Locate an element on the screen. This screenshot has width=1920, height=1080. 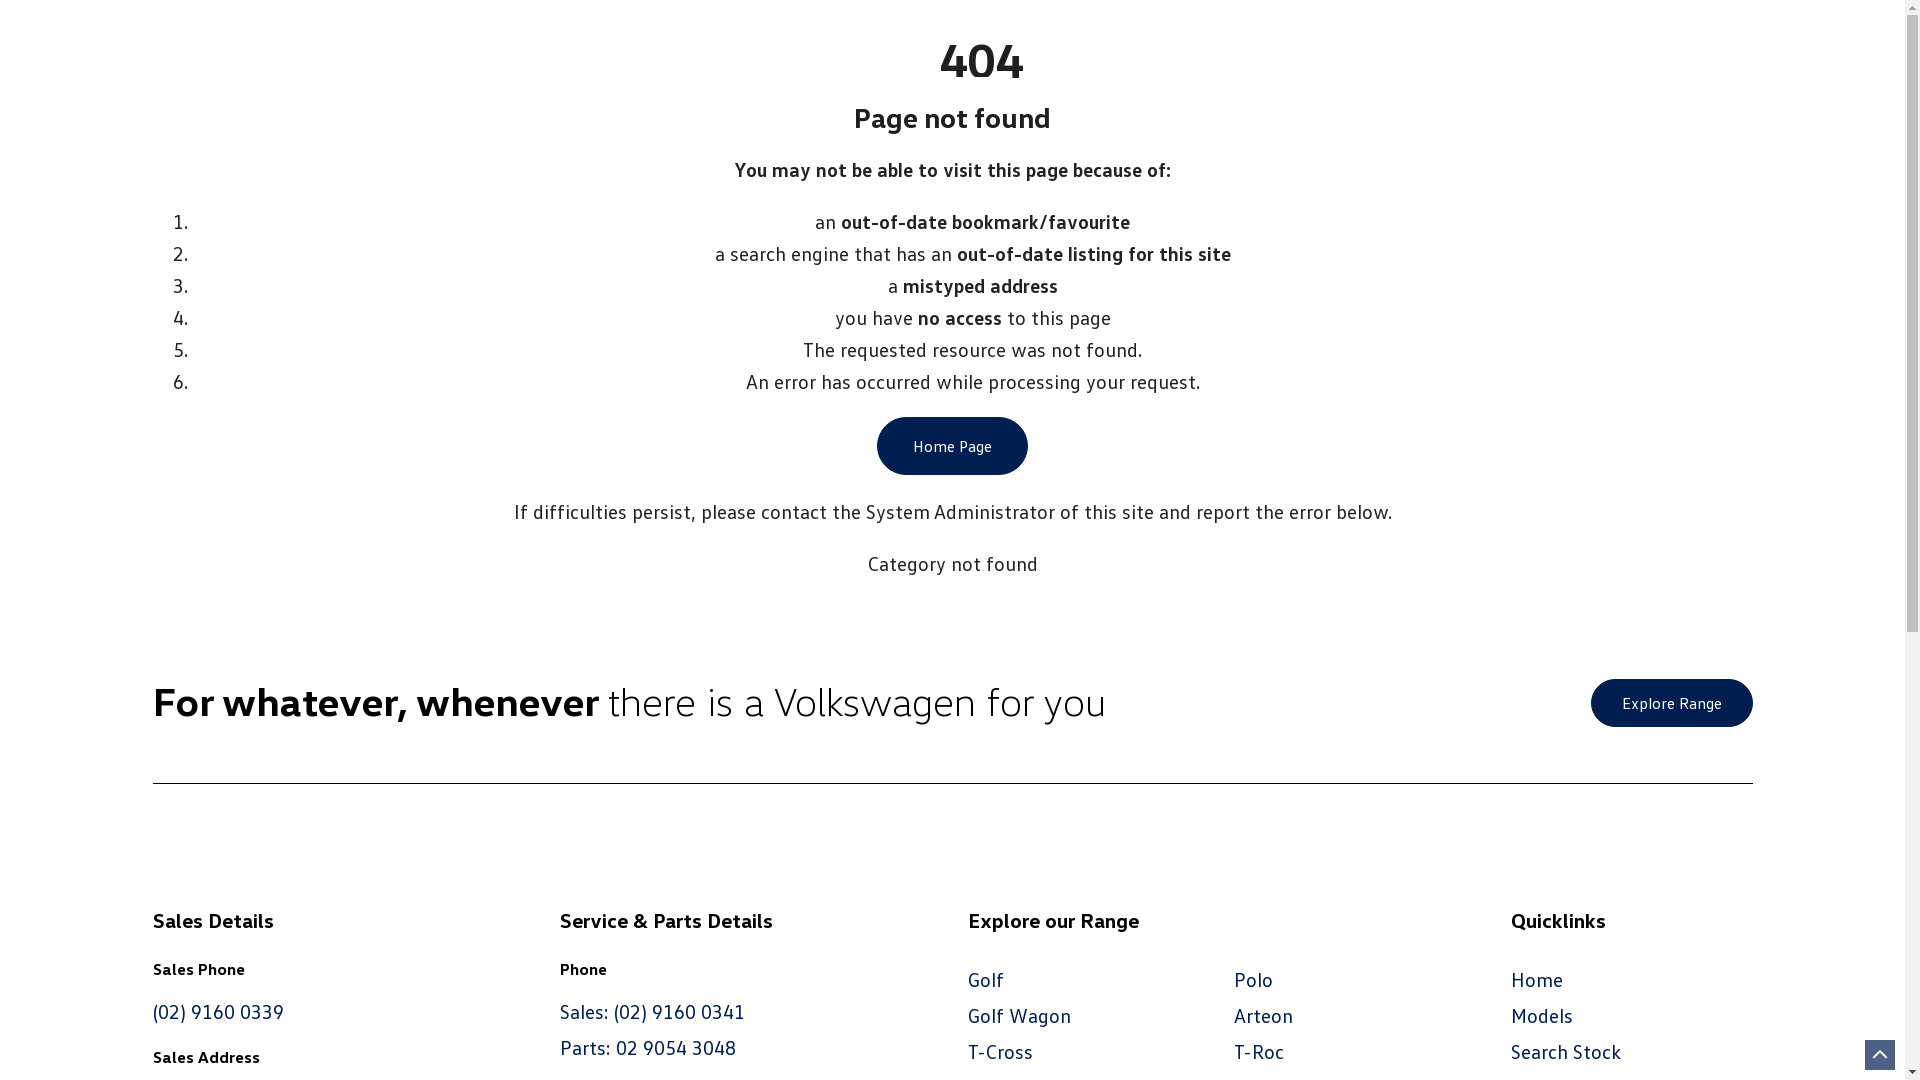
'Parts: 02 9054 3048' is located at coordinates (648, 1045).